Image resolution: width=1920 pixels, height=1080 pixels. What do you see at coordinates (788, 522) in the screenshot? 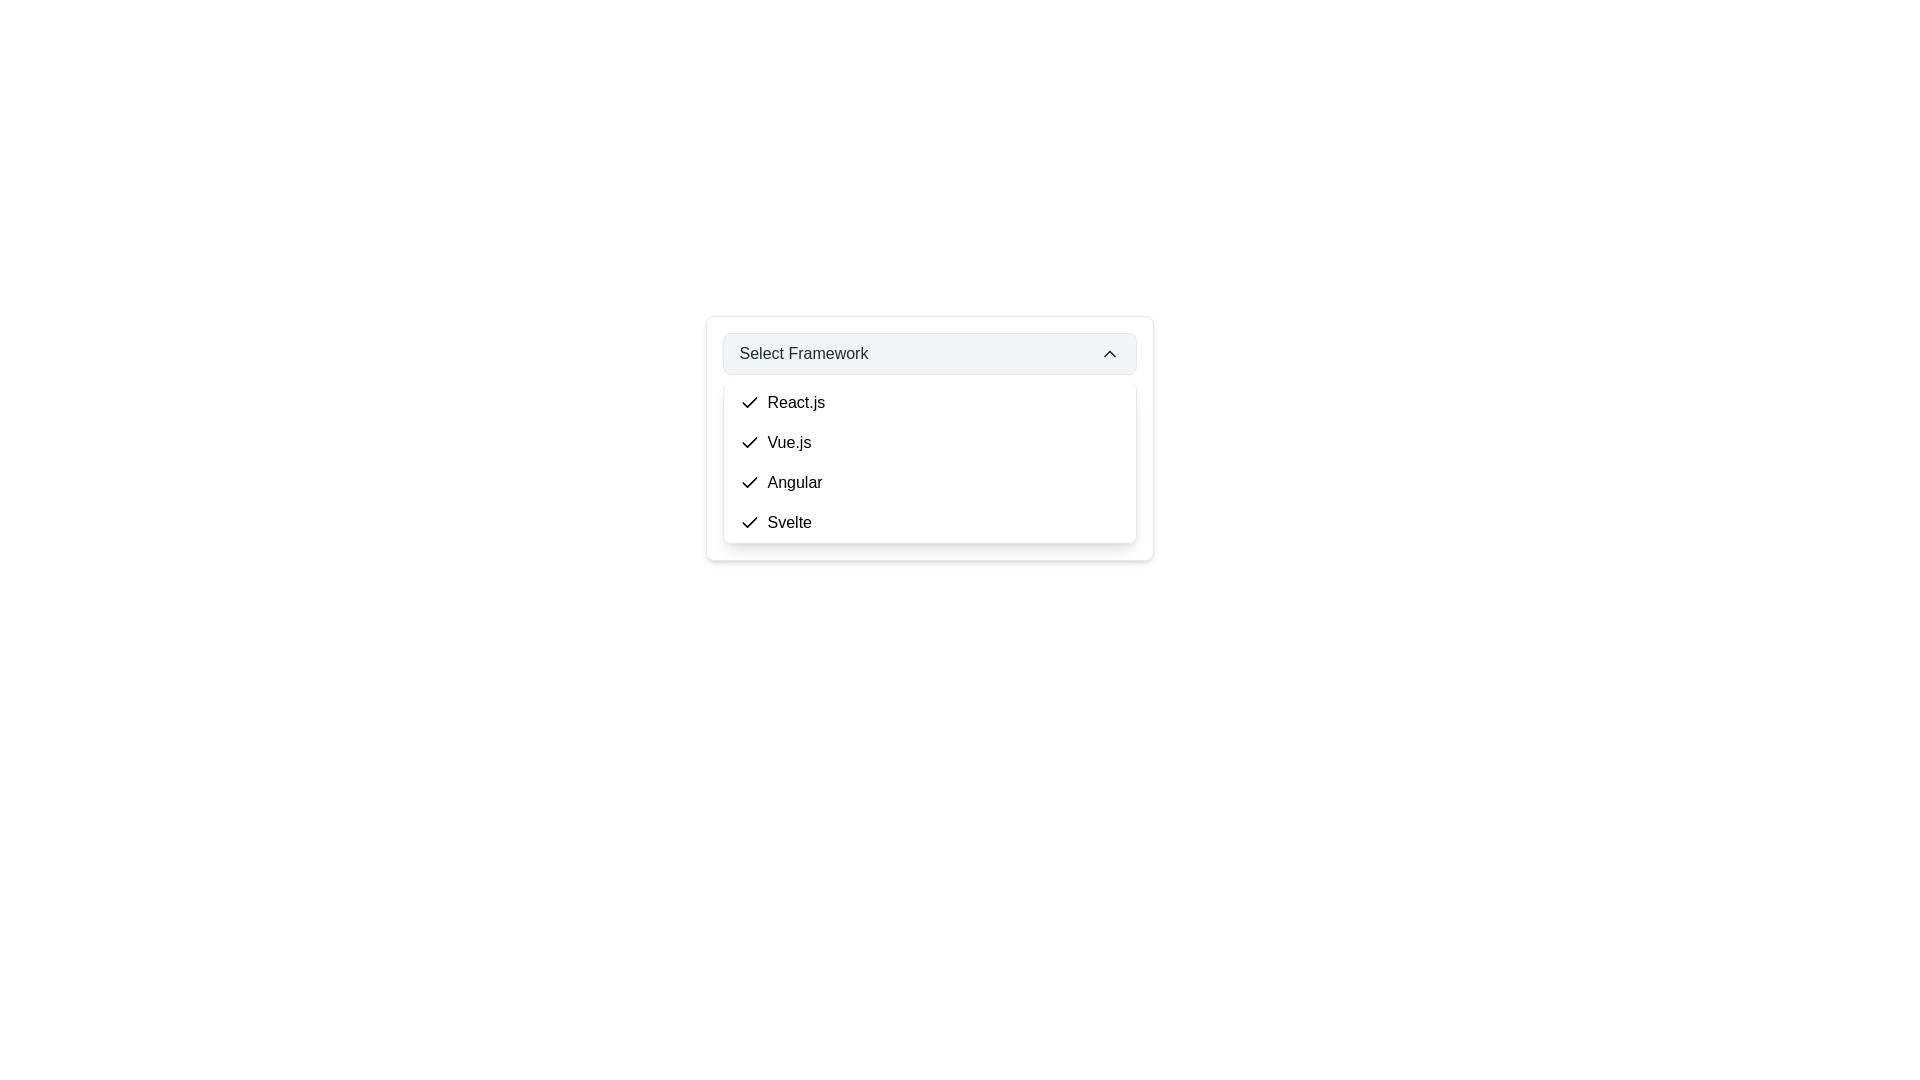
I see `the text label displaying the word 'Svelte', which is the fourth item in a vertical list of selectable frameworks in a dropdown menu` at bounding box center [788, 522].